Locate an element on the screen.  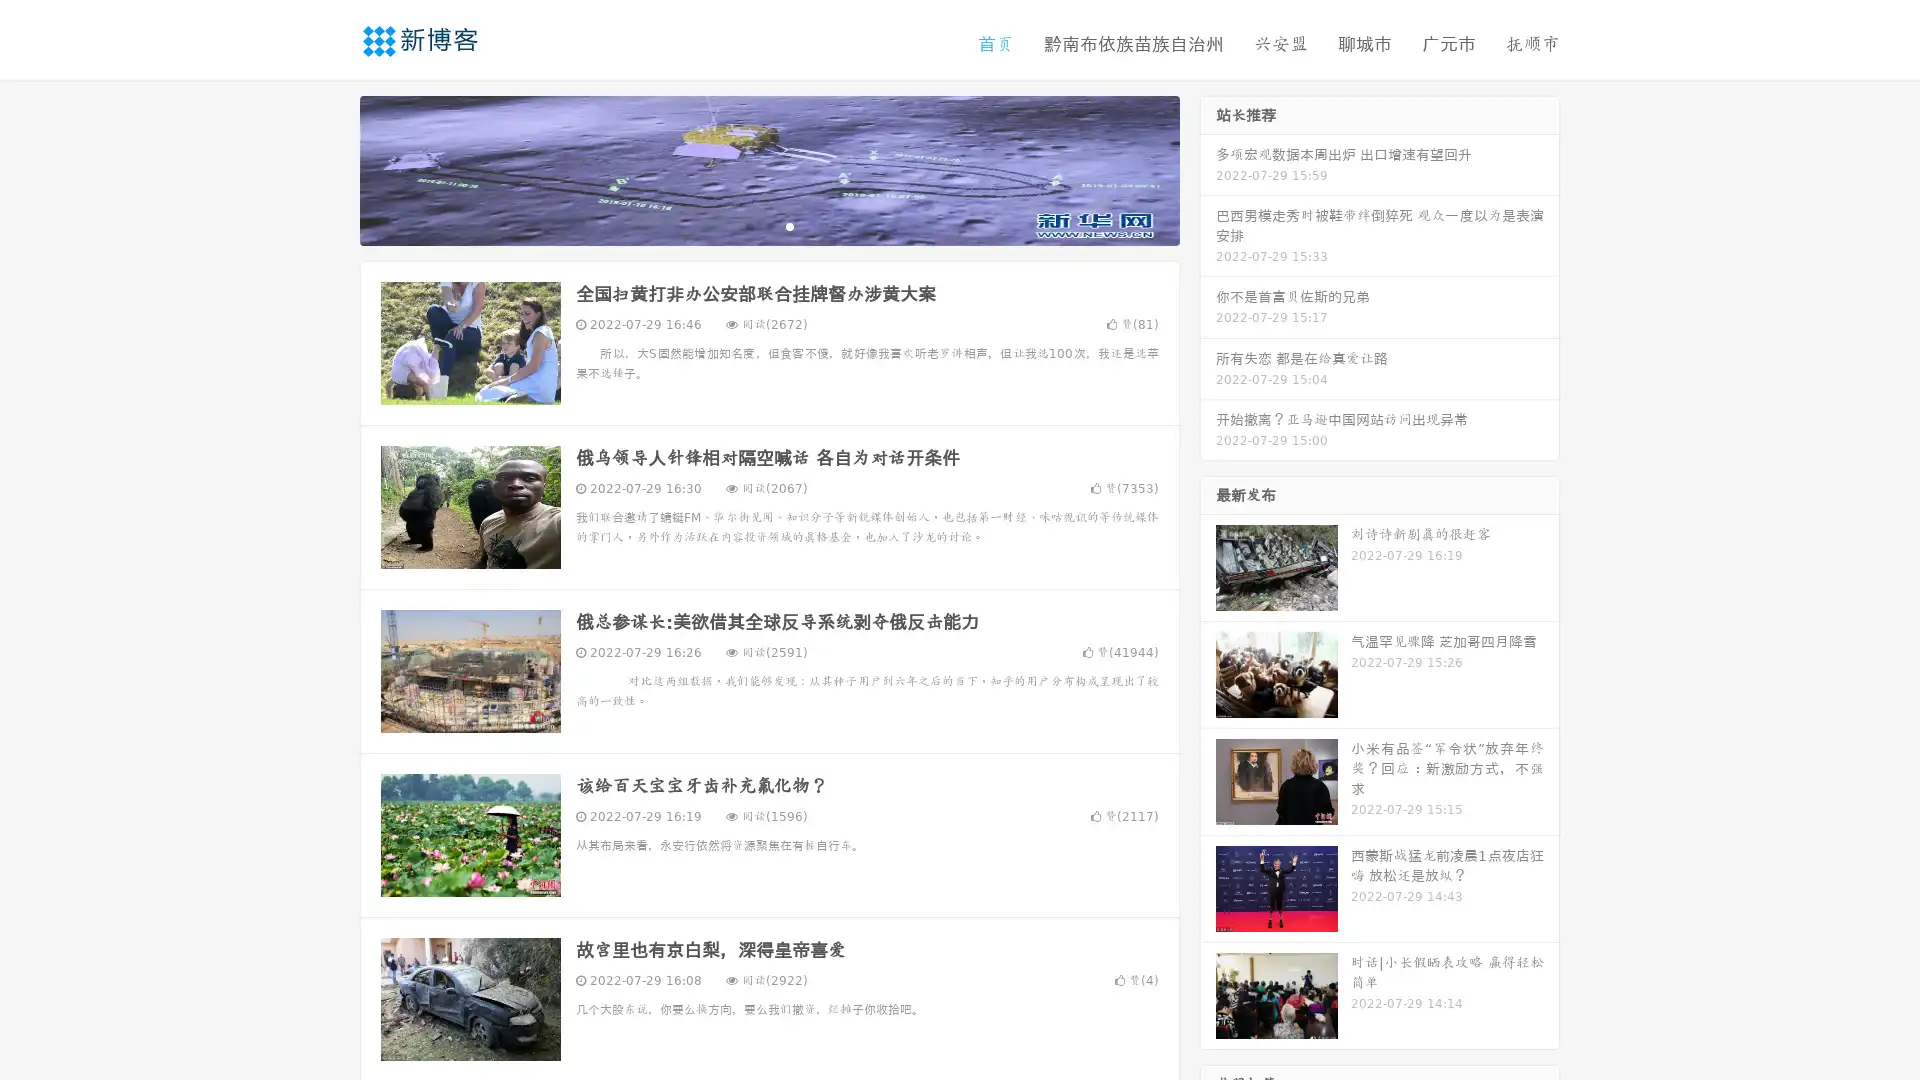
Go to slide 3 is located at coordinates (789, 225).